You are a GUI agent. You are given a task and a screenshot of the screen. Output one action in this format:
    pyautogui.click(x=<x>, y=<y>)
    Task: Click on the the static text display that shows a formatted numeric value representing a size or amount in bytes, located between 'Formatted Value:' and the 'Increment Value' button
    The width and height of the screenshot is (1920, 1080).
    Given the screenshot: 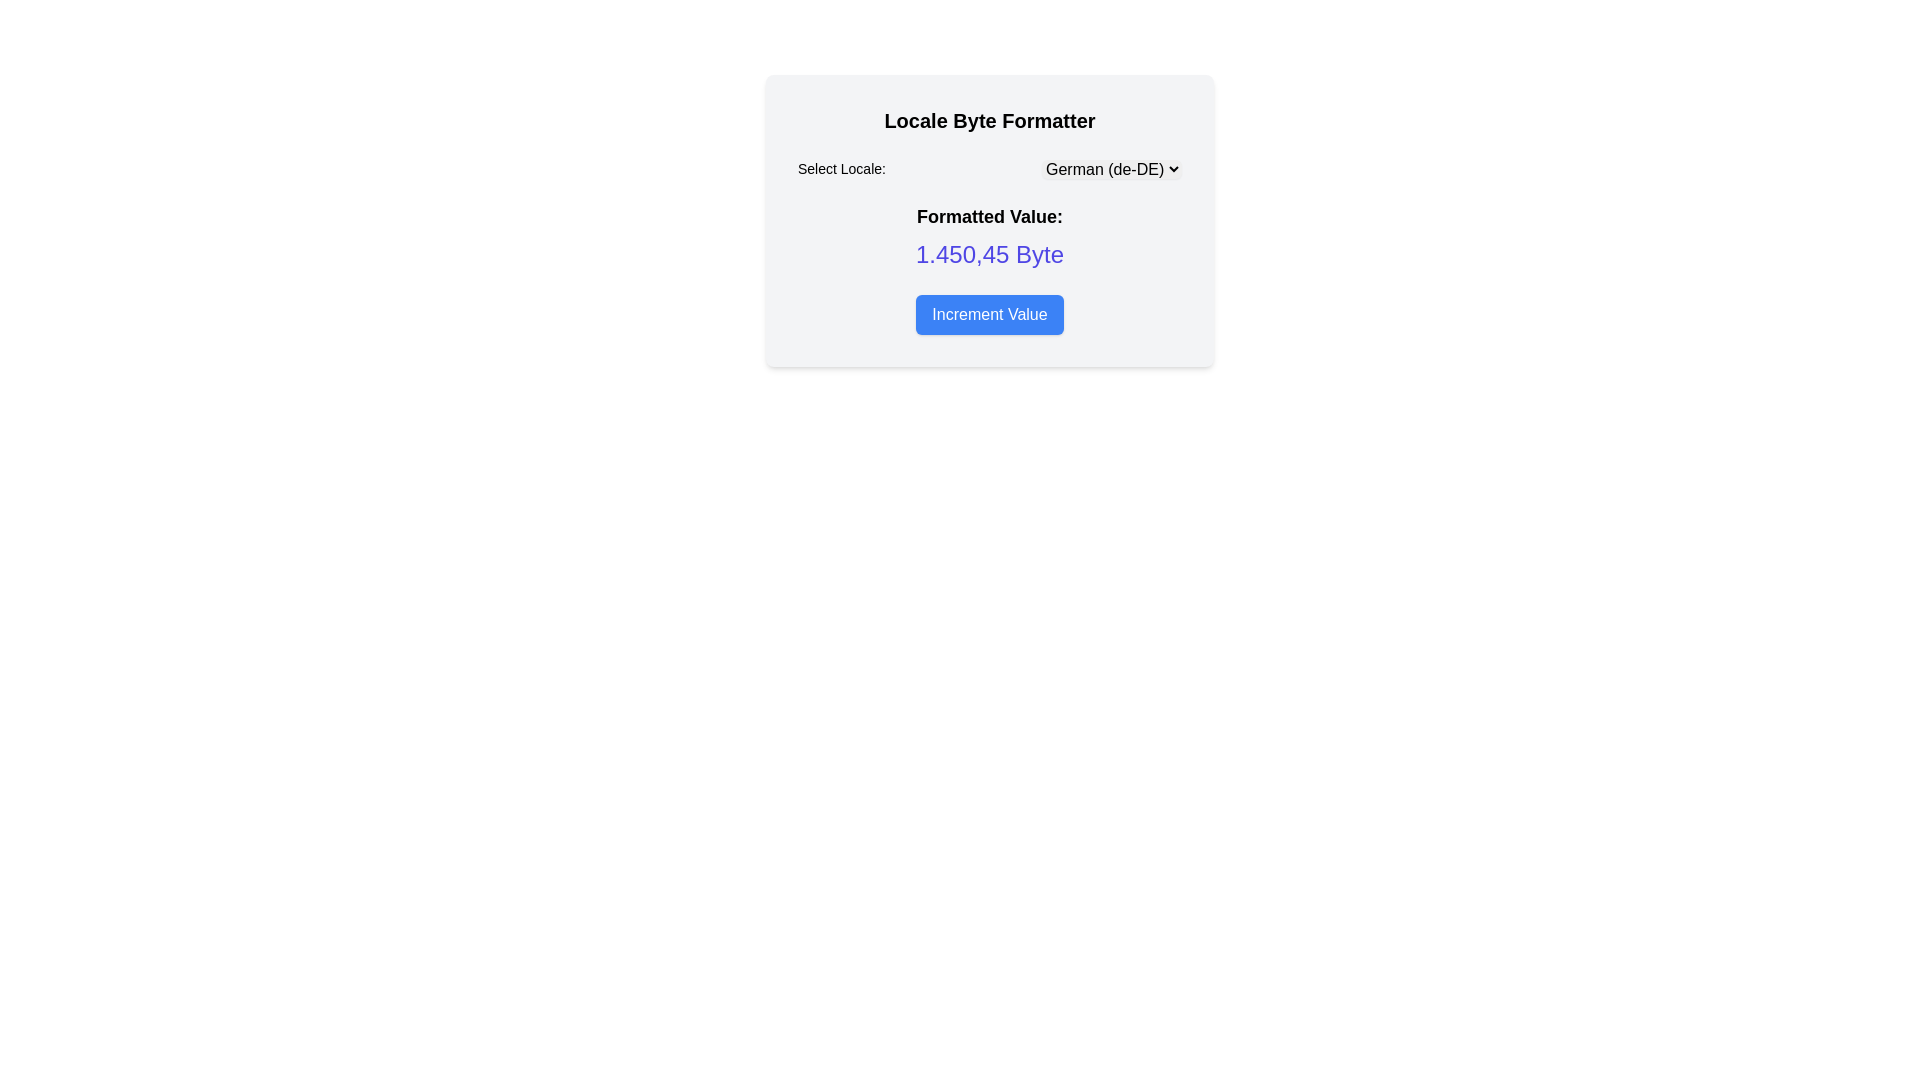 What is the action you would take?
    pyautogui.click(x=989, y=253)
    